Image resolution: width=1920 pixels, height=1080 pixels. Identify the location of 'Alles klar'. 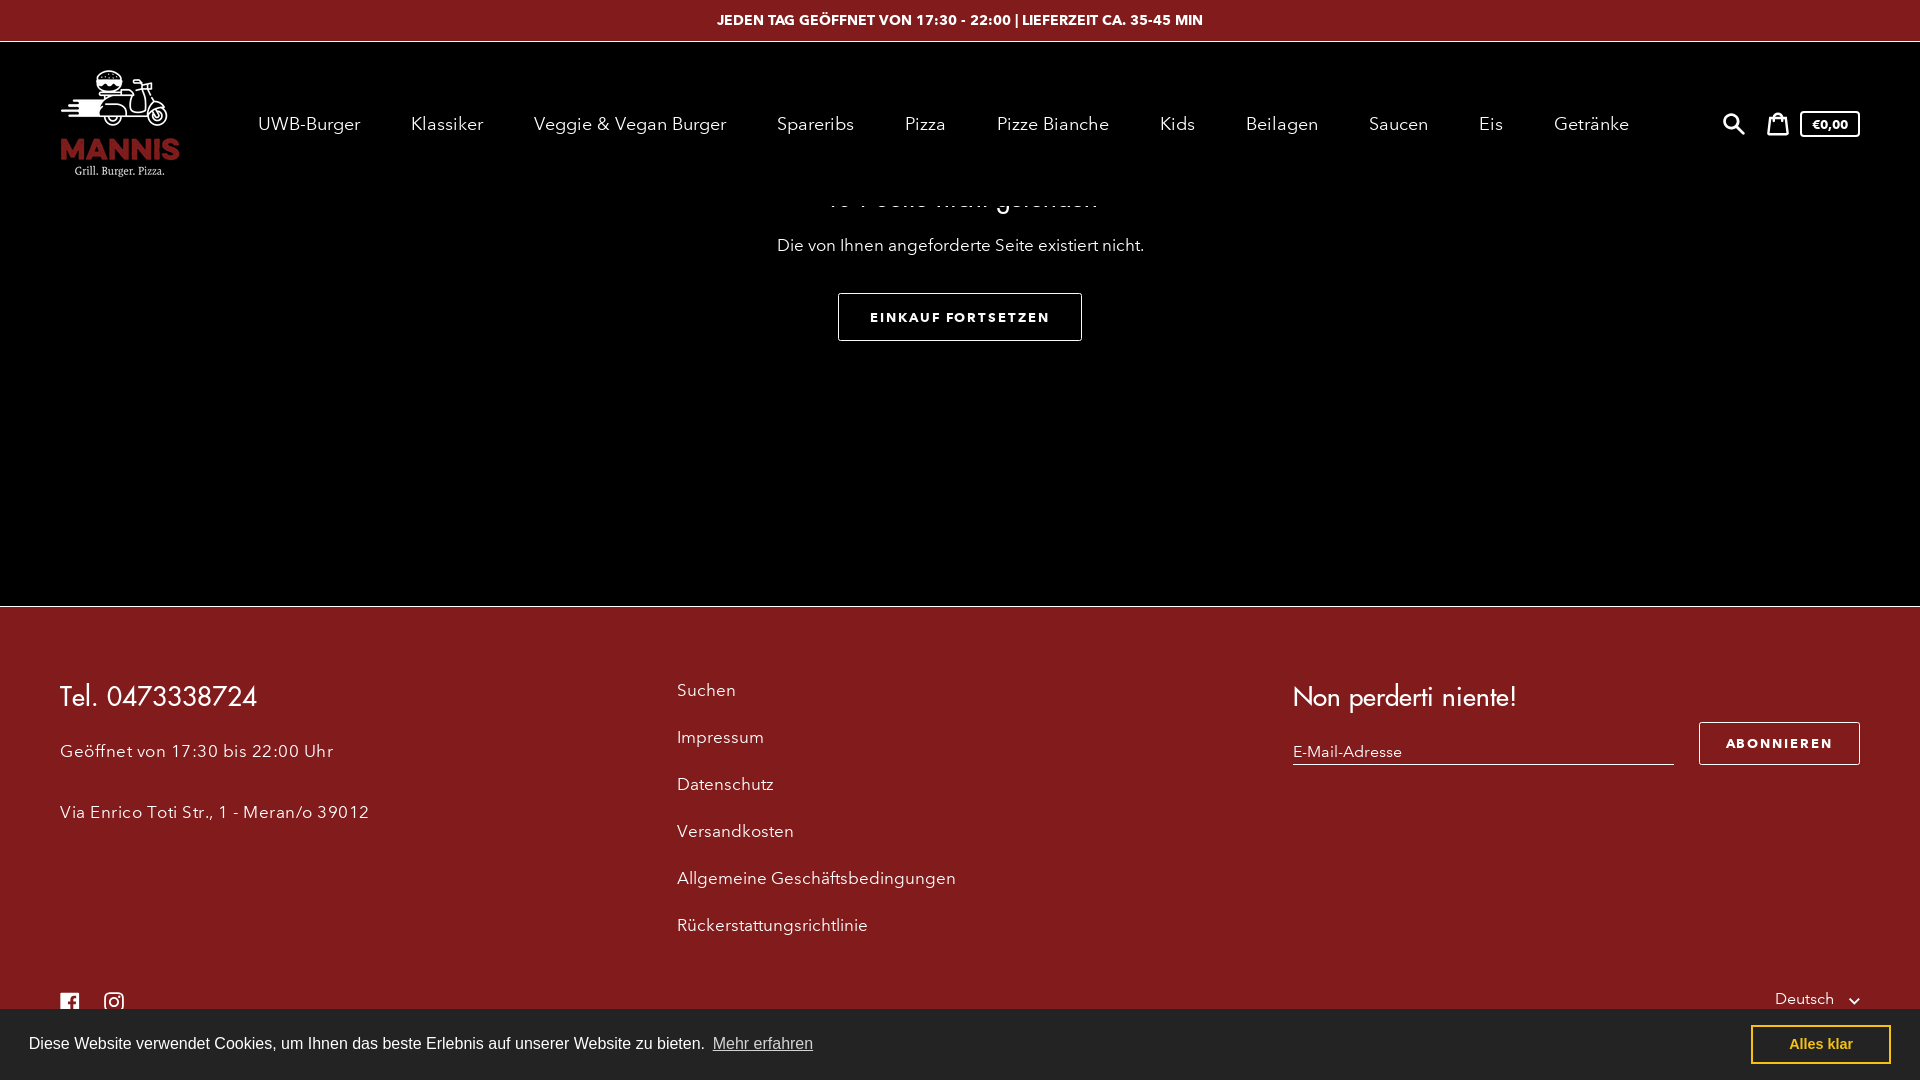
(1820, 1043).